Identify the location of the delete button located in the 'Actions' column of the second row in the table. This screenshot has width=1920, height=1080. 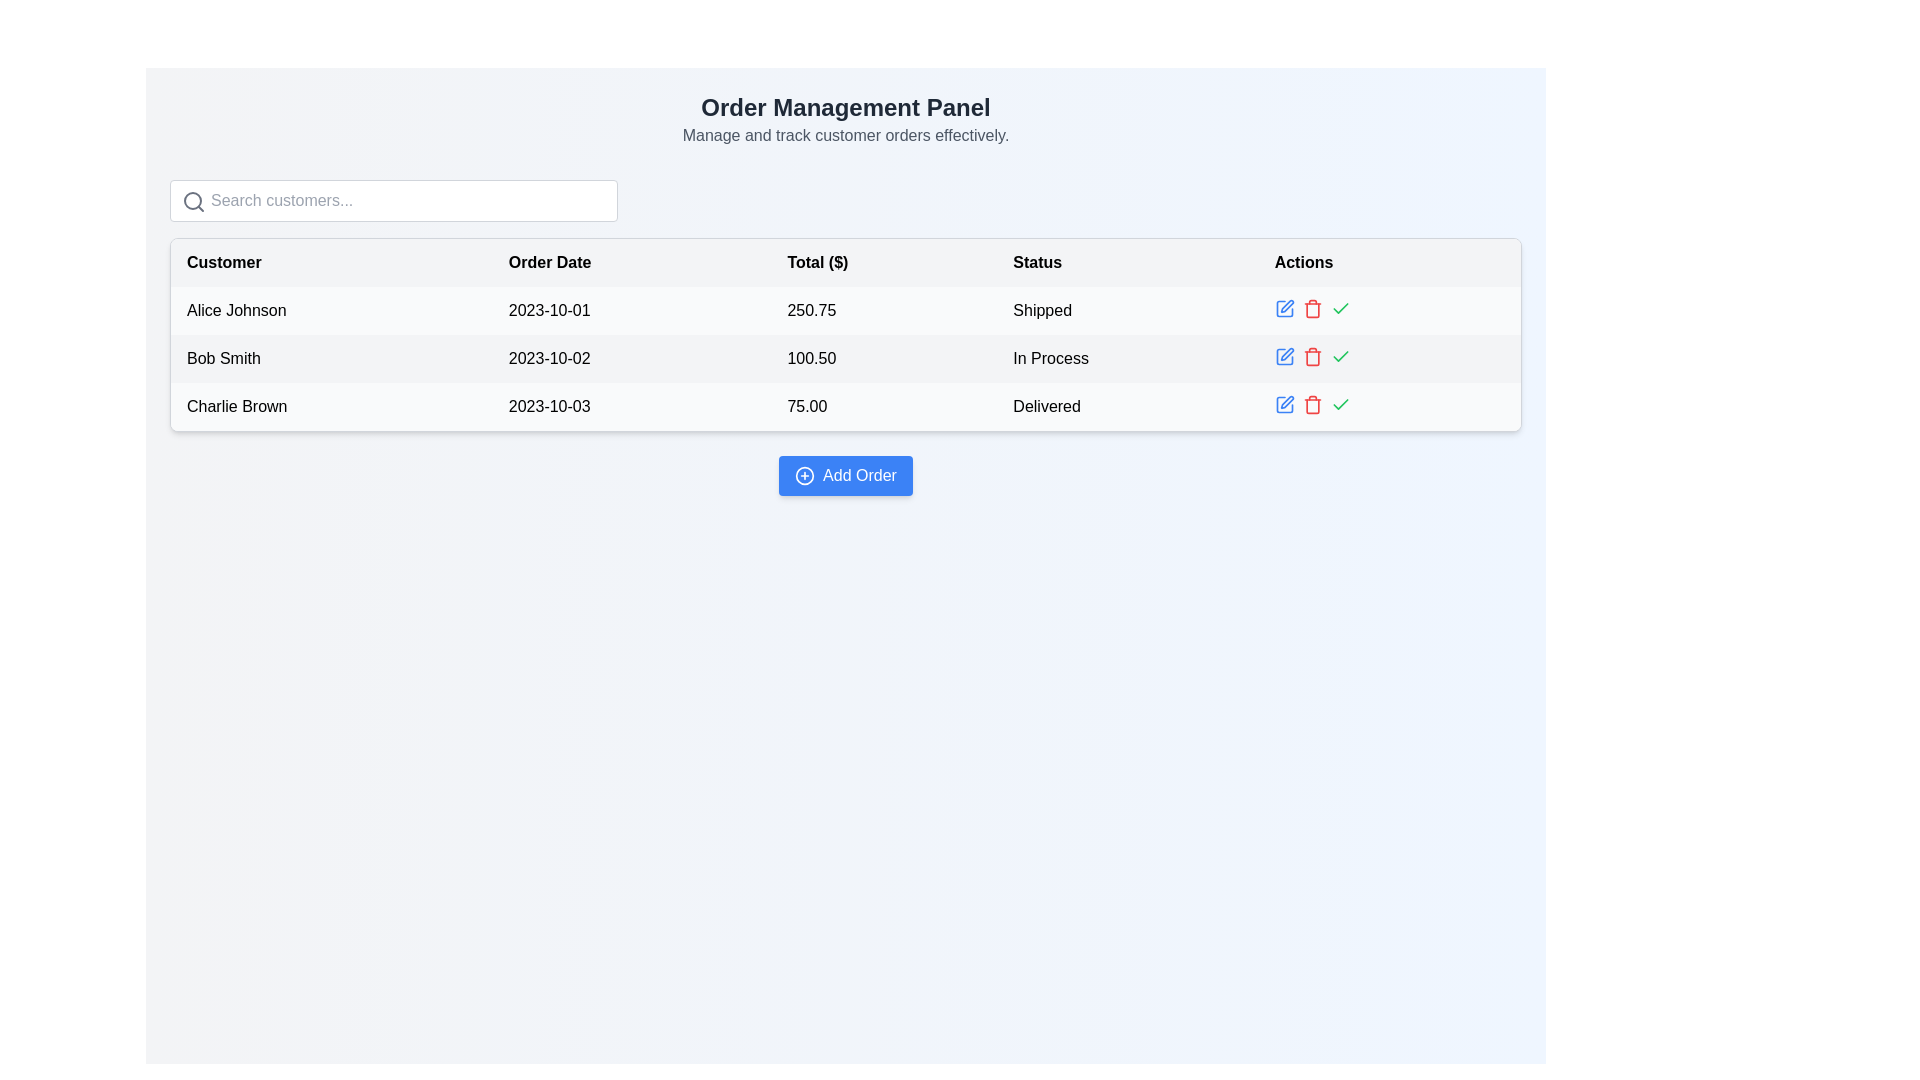
(1311, 356).